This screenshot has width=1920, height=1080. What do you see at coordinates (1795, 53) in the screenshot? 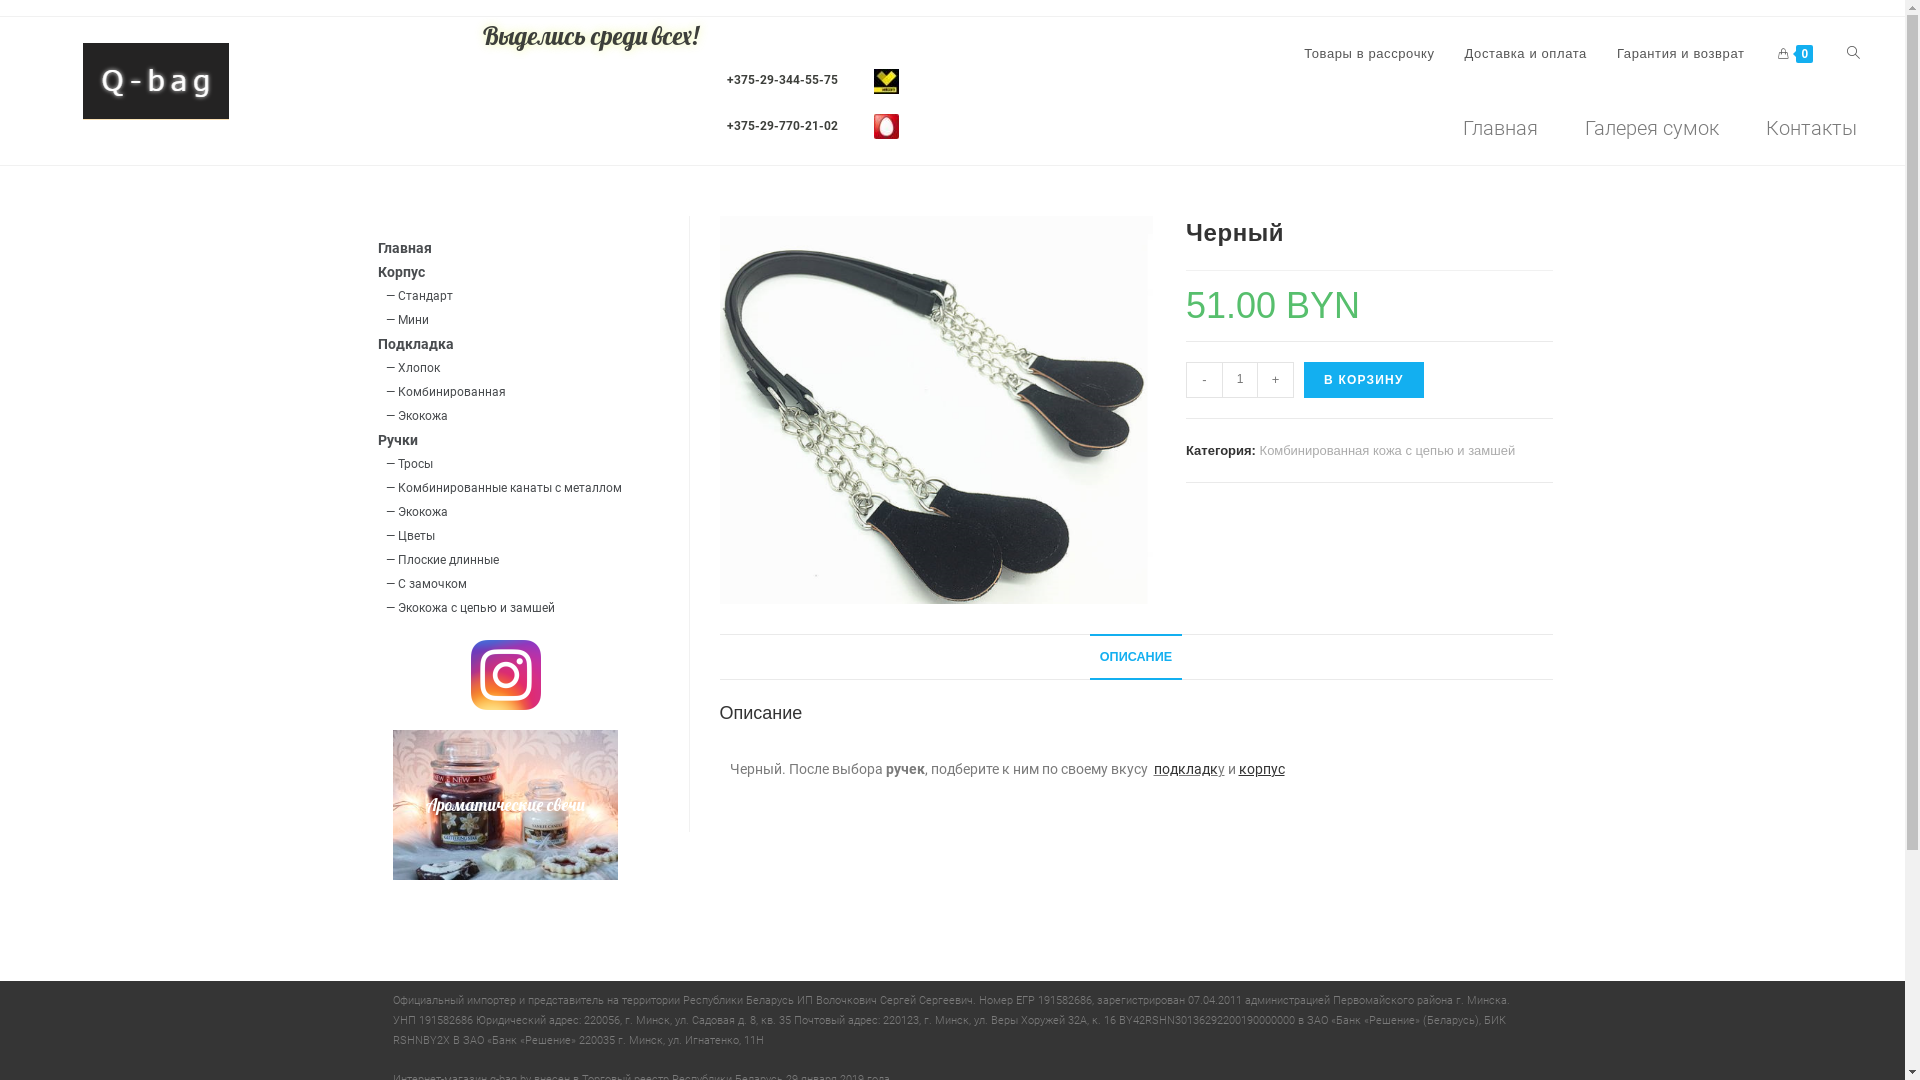
I see `'0'` at bounding box center [1795, 53].